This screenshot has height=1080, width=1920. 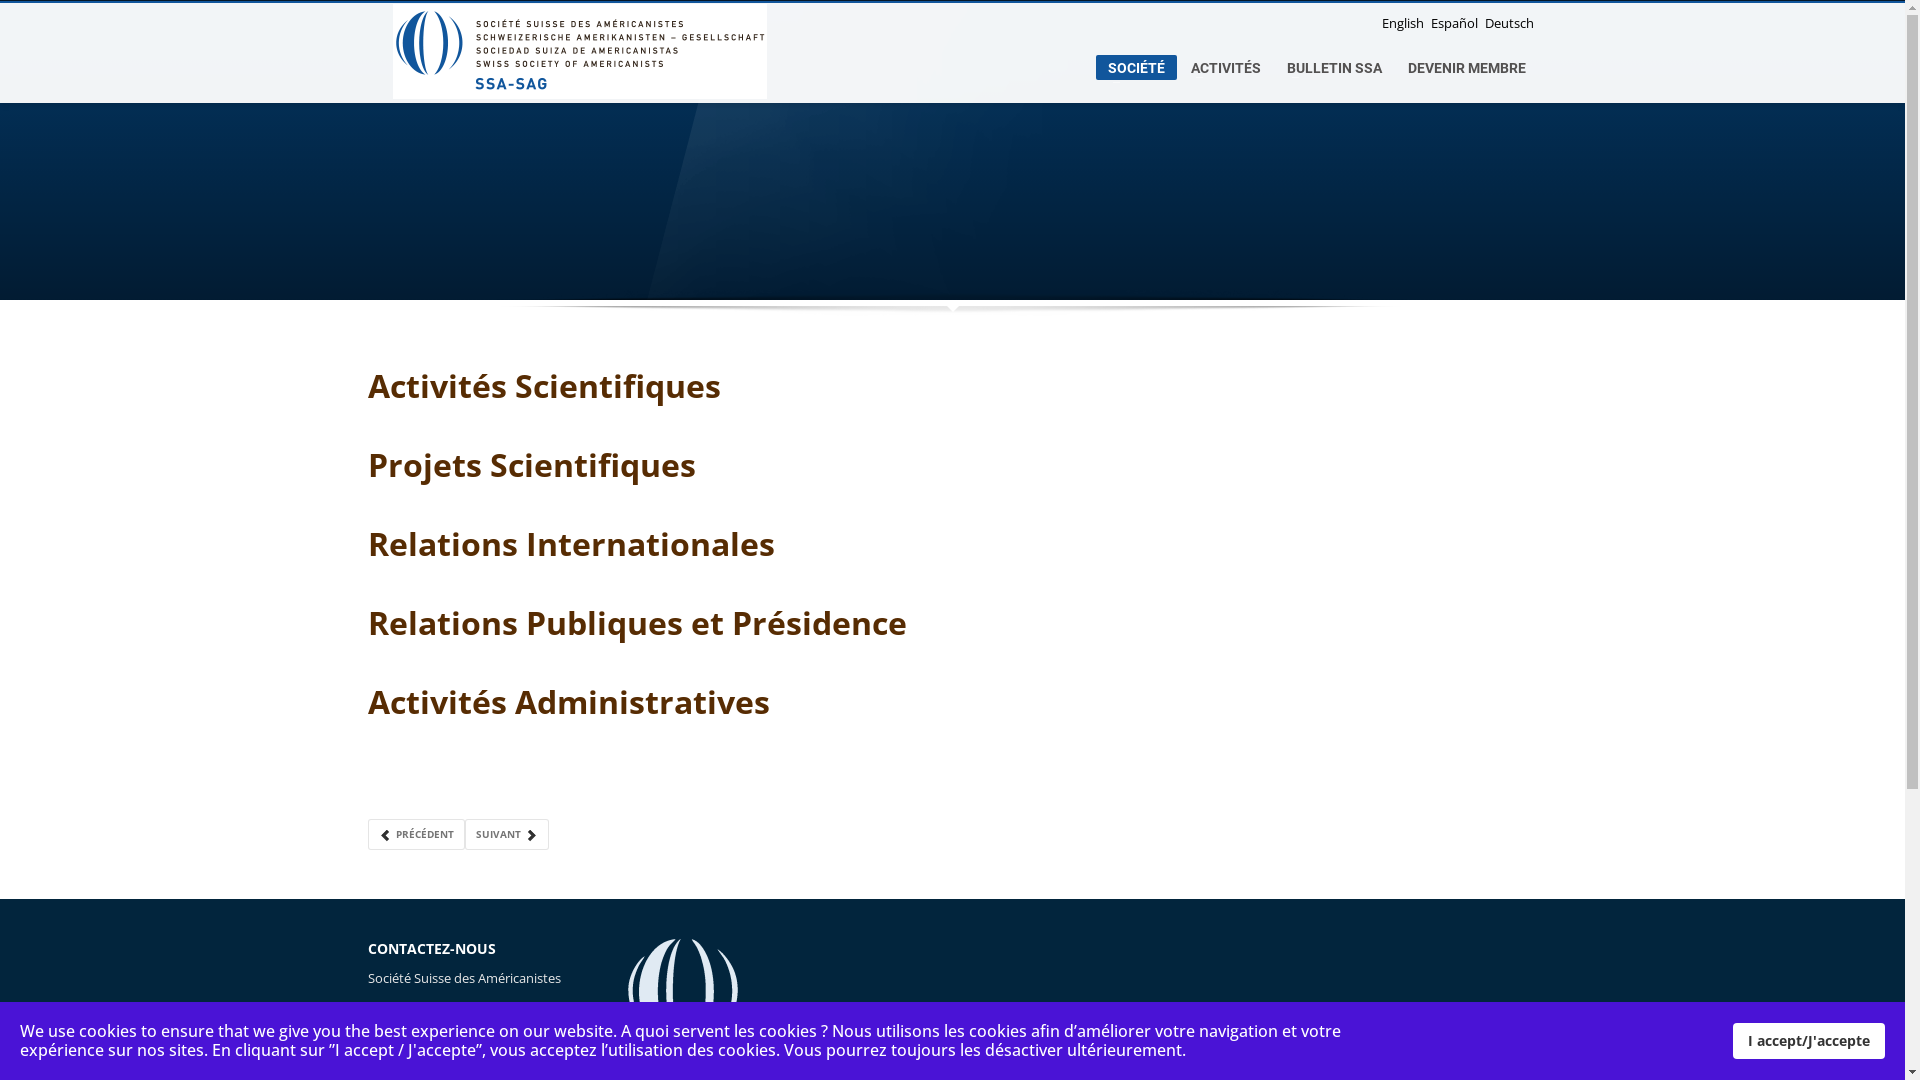 What do you see at coordinates (578, 50) in the screenshot?
I see `'Click to go back Home'` at bounding box center [578, 50].